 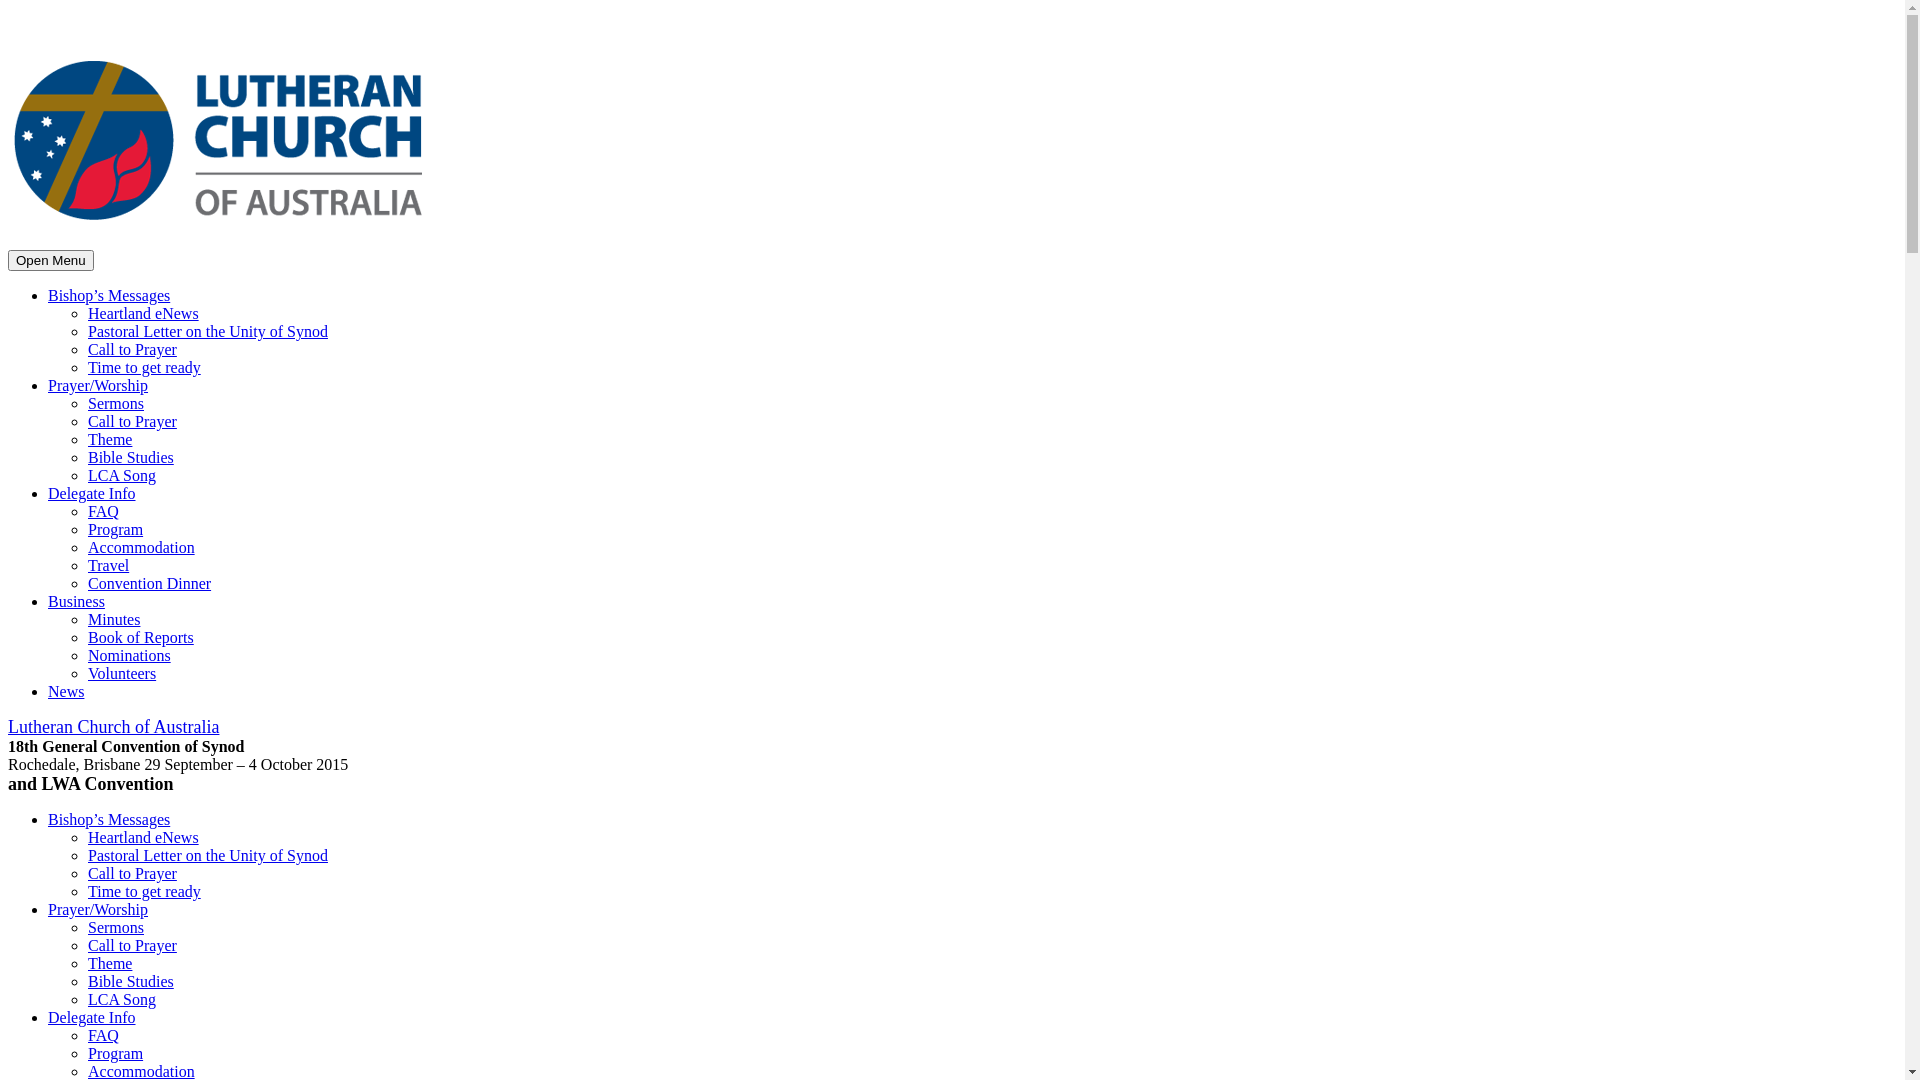 What do you see at coordinates (143, 890) in the screenshot?
I see `'Time to get ready'` at bounding box center [143, 890].